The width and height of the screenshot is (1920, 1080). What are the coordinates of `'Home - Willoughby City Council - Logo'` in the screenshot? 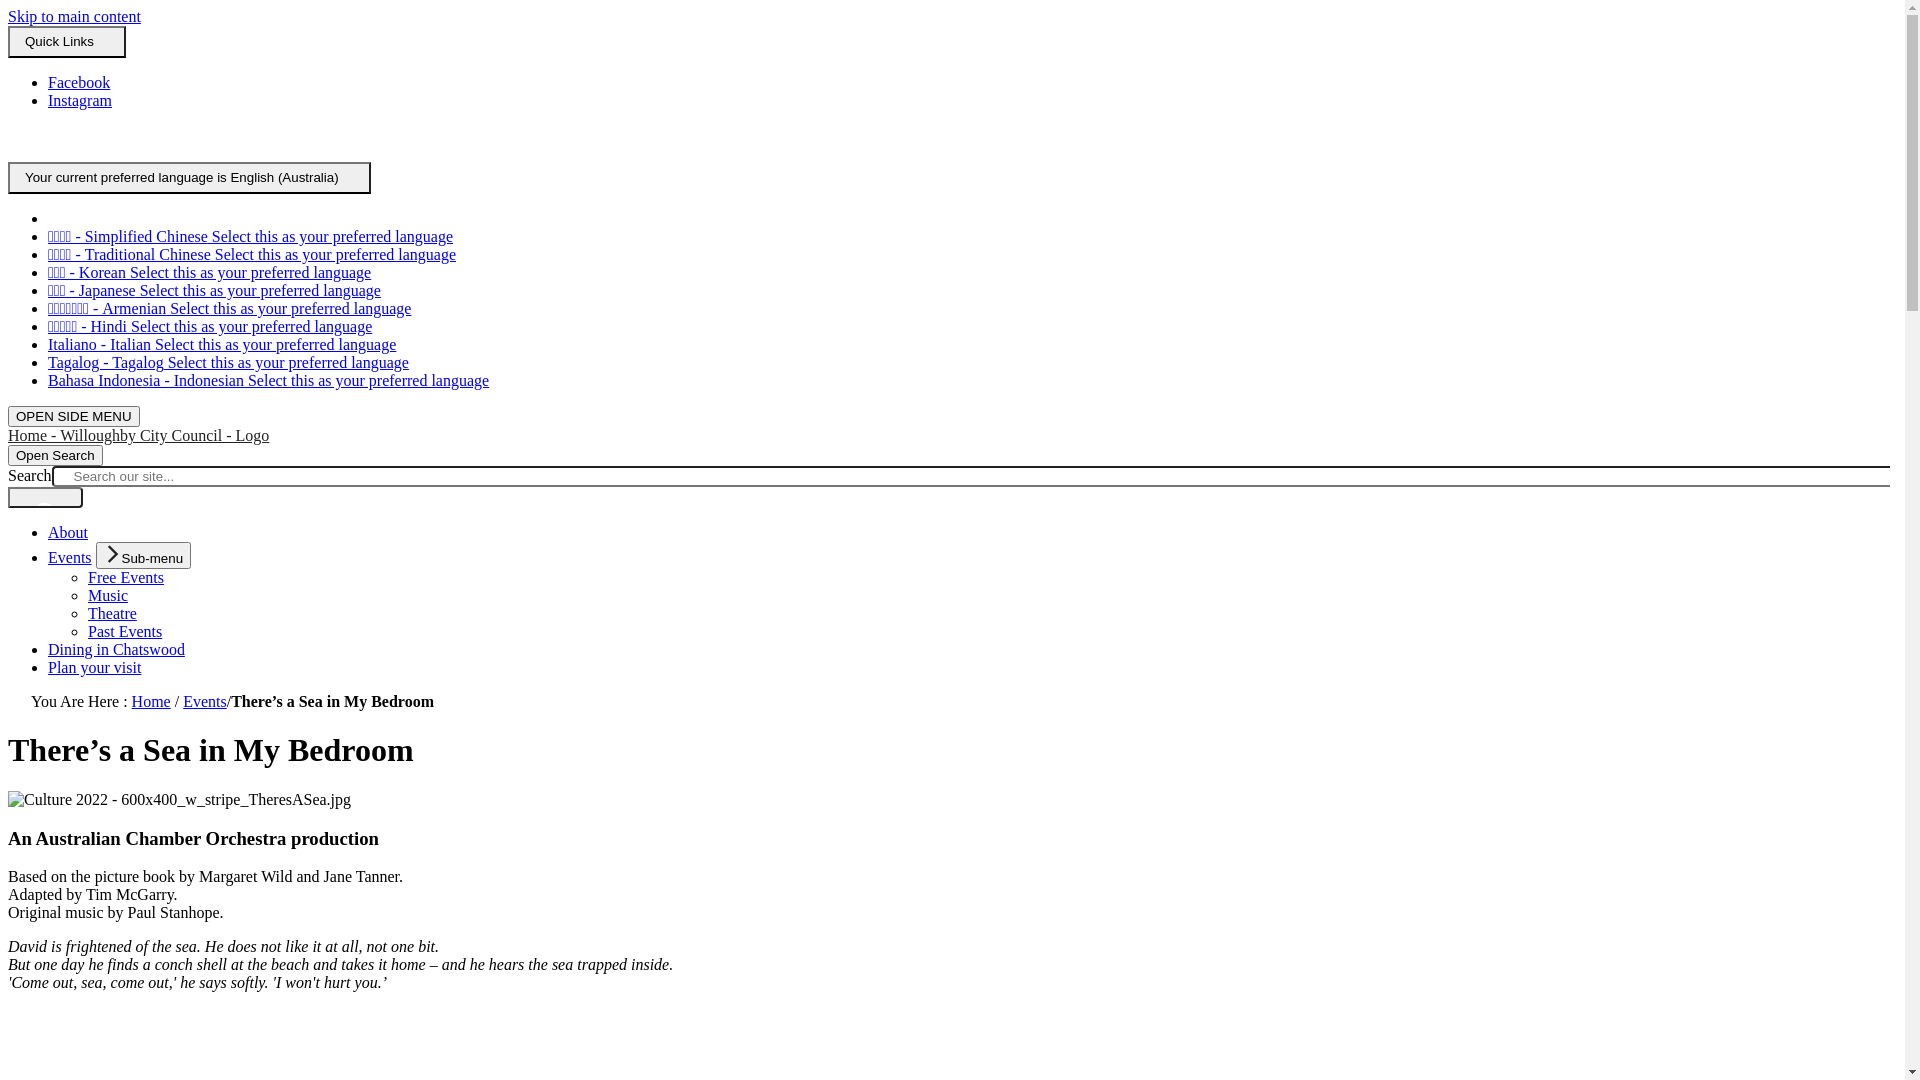 It's located at (137, 434).